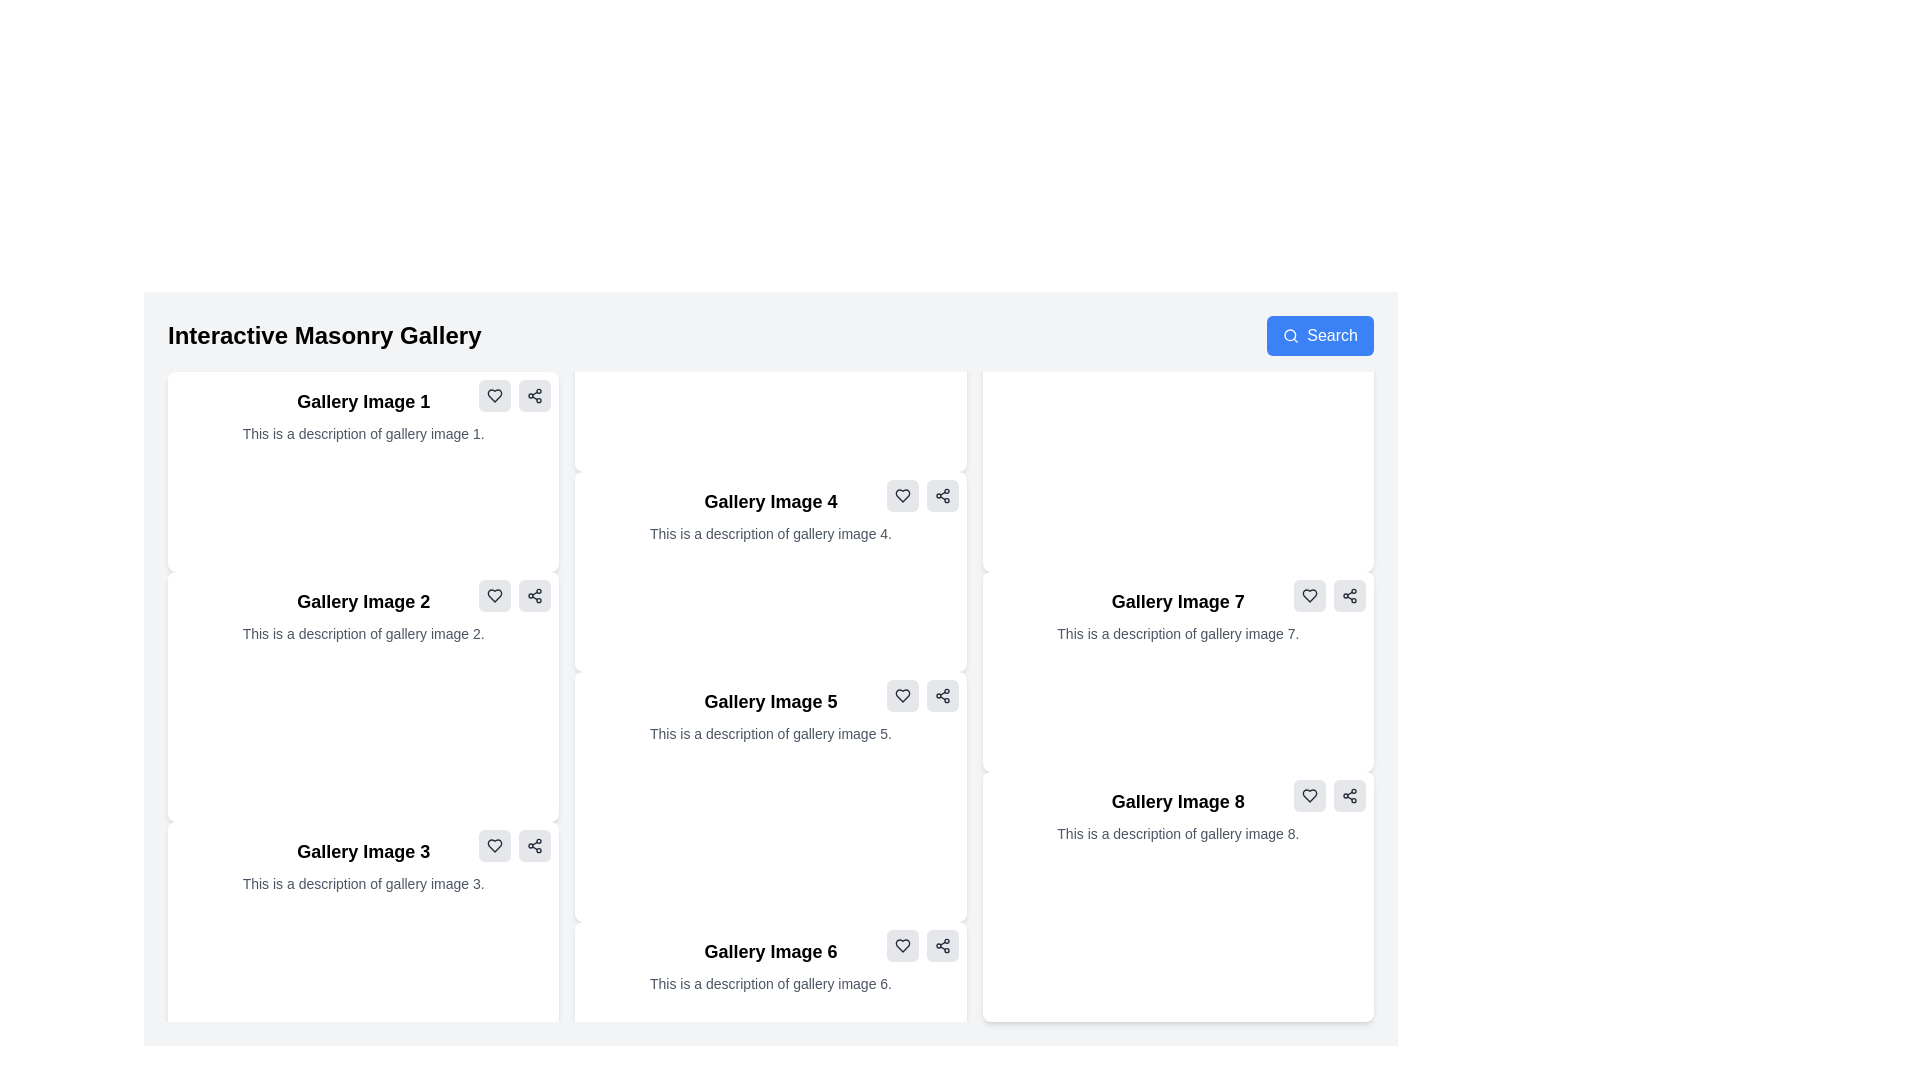 This screenshot has width=1920, height=1080. What do you see at coordinates (515, 845) in the screenshot?
I see `the share icon located in the upper right corner of the card labeled 'Gallery Image 3' to share content` at bounding box center [515, 845].